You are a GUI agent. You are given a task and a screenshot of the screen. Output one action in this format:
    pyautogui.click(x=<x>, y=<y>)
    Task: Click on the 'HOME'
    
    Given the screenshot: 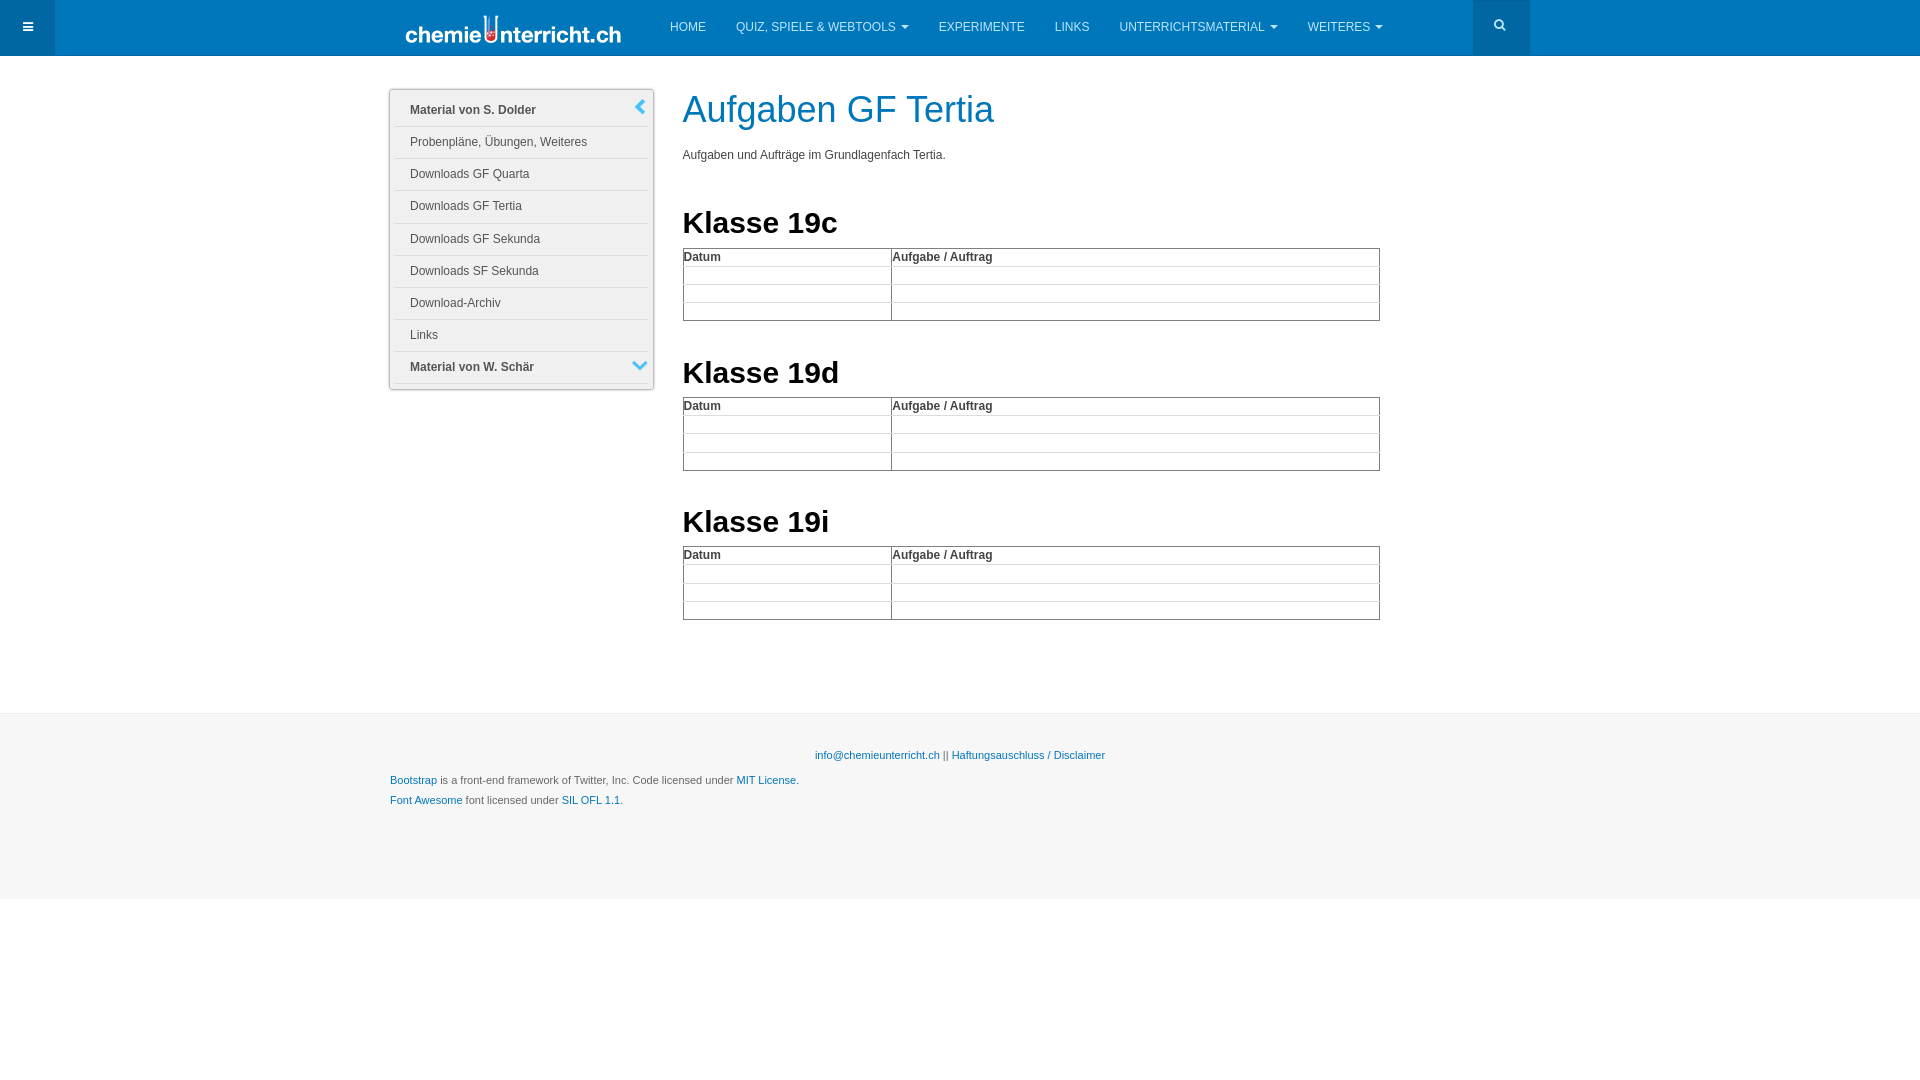 What is the action you would take?
    pyautogui.click(x=687, y=27)
    